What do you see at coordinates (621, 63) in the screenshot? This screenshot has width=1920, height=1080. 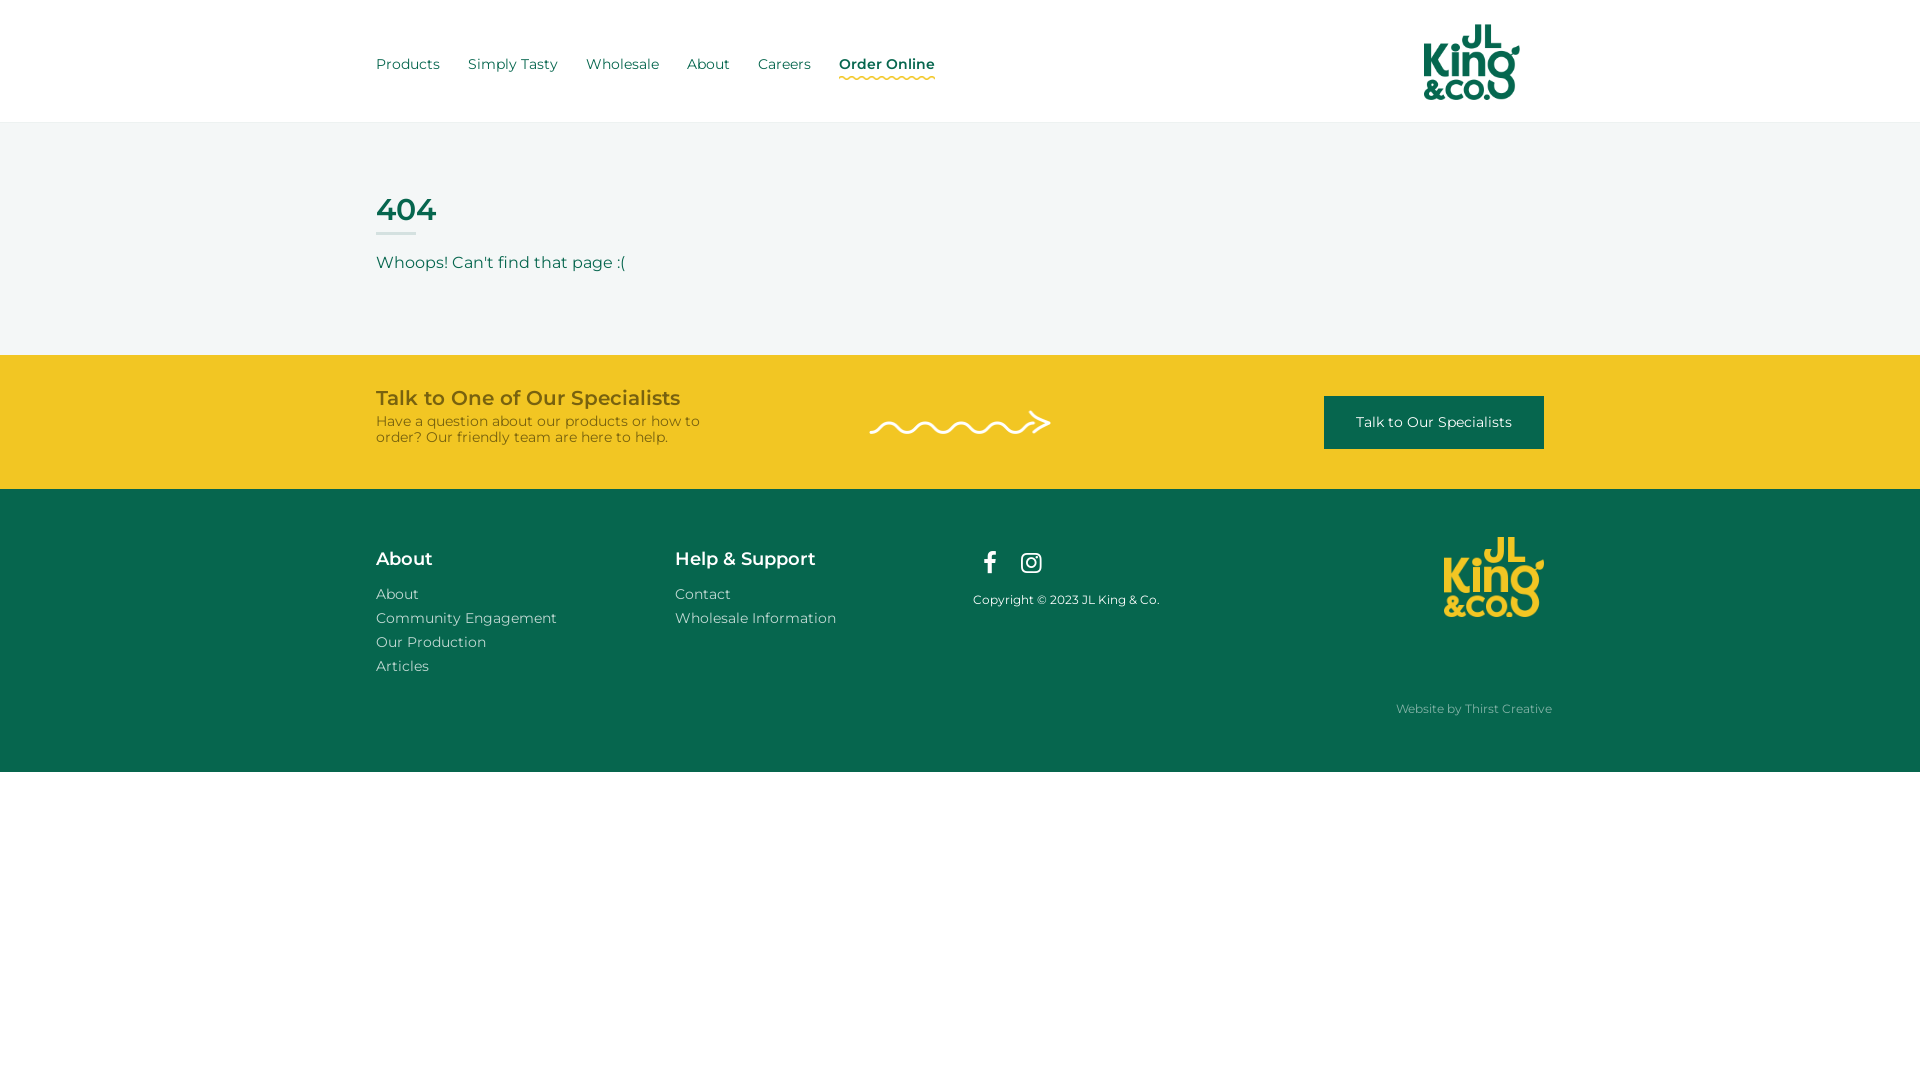 I see `'Wholesale'` at bounding box center [621, 63].